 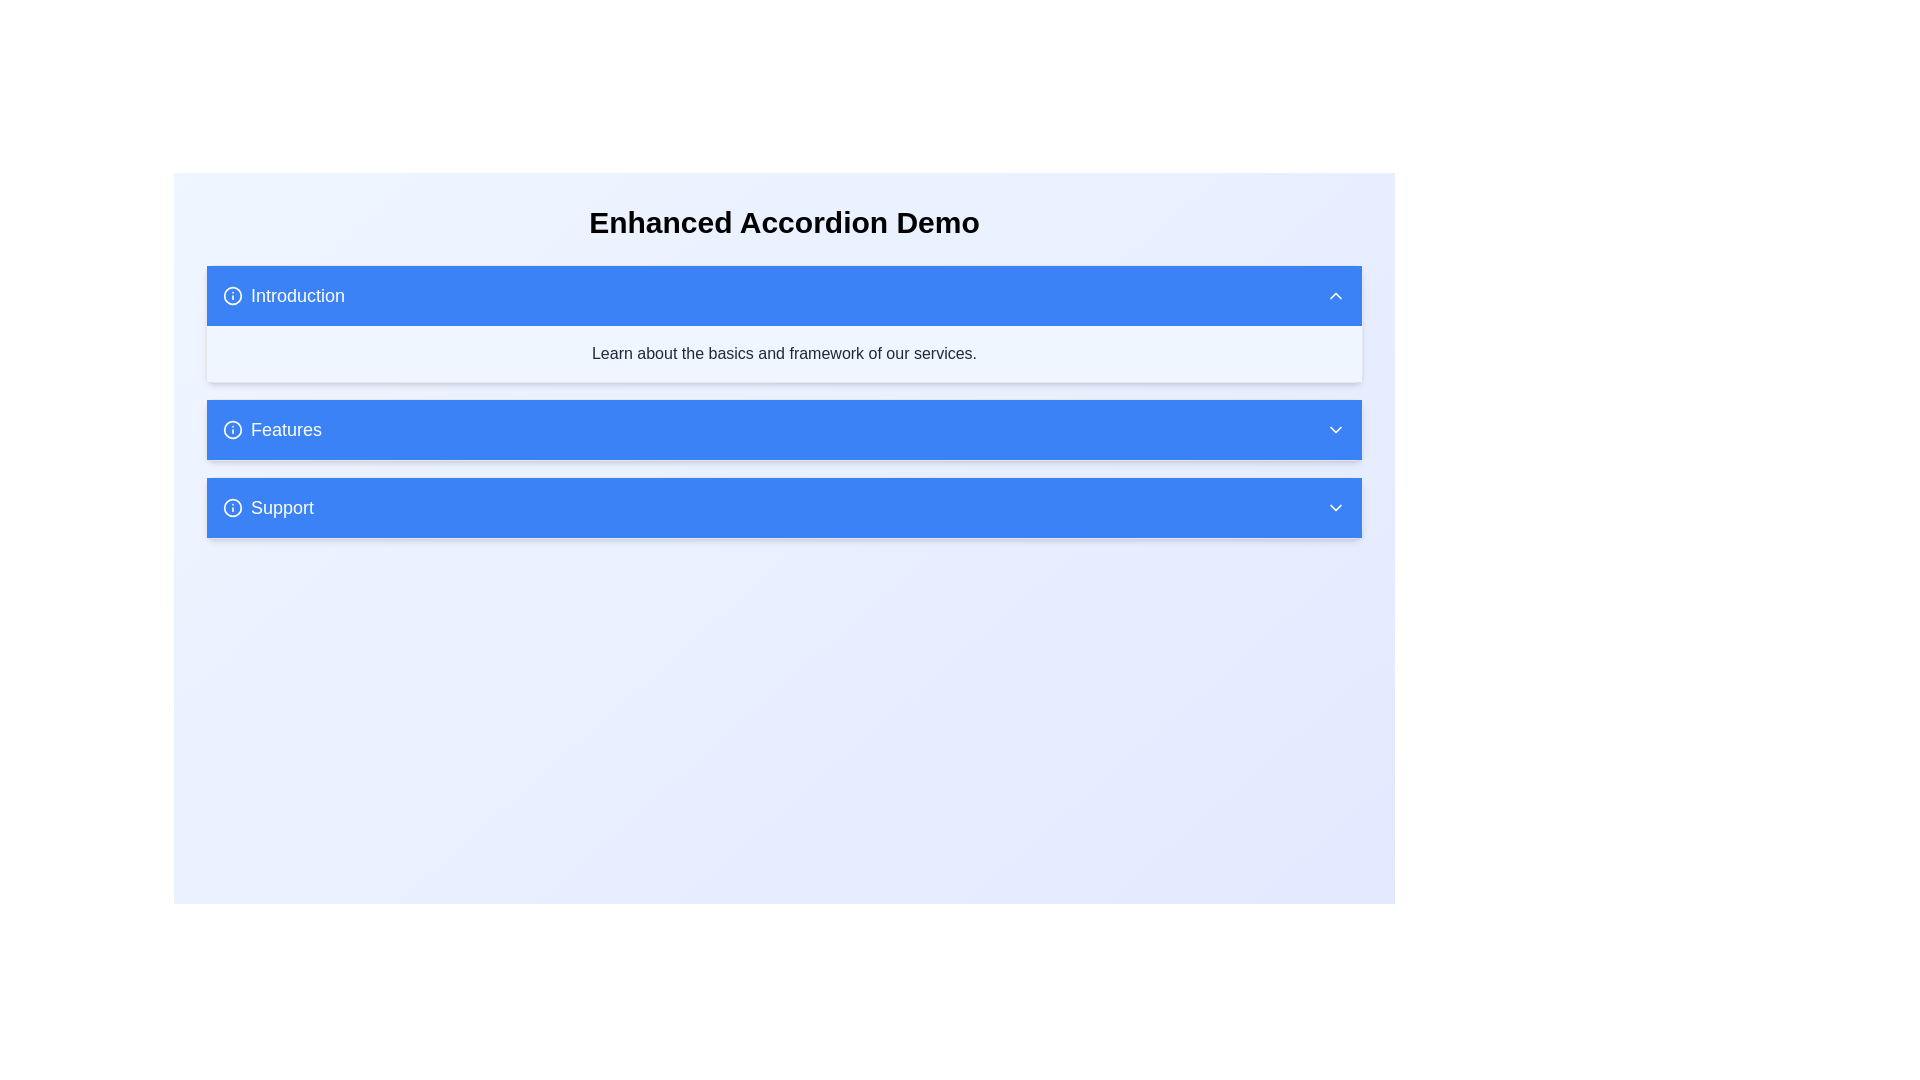 I want to click on the upward-pointing chevron icon in the header section labeled 'Introduction' to trigger the potential tooltip, so click(x=1335, y=296).